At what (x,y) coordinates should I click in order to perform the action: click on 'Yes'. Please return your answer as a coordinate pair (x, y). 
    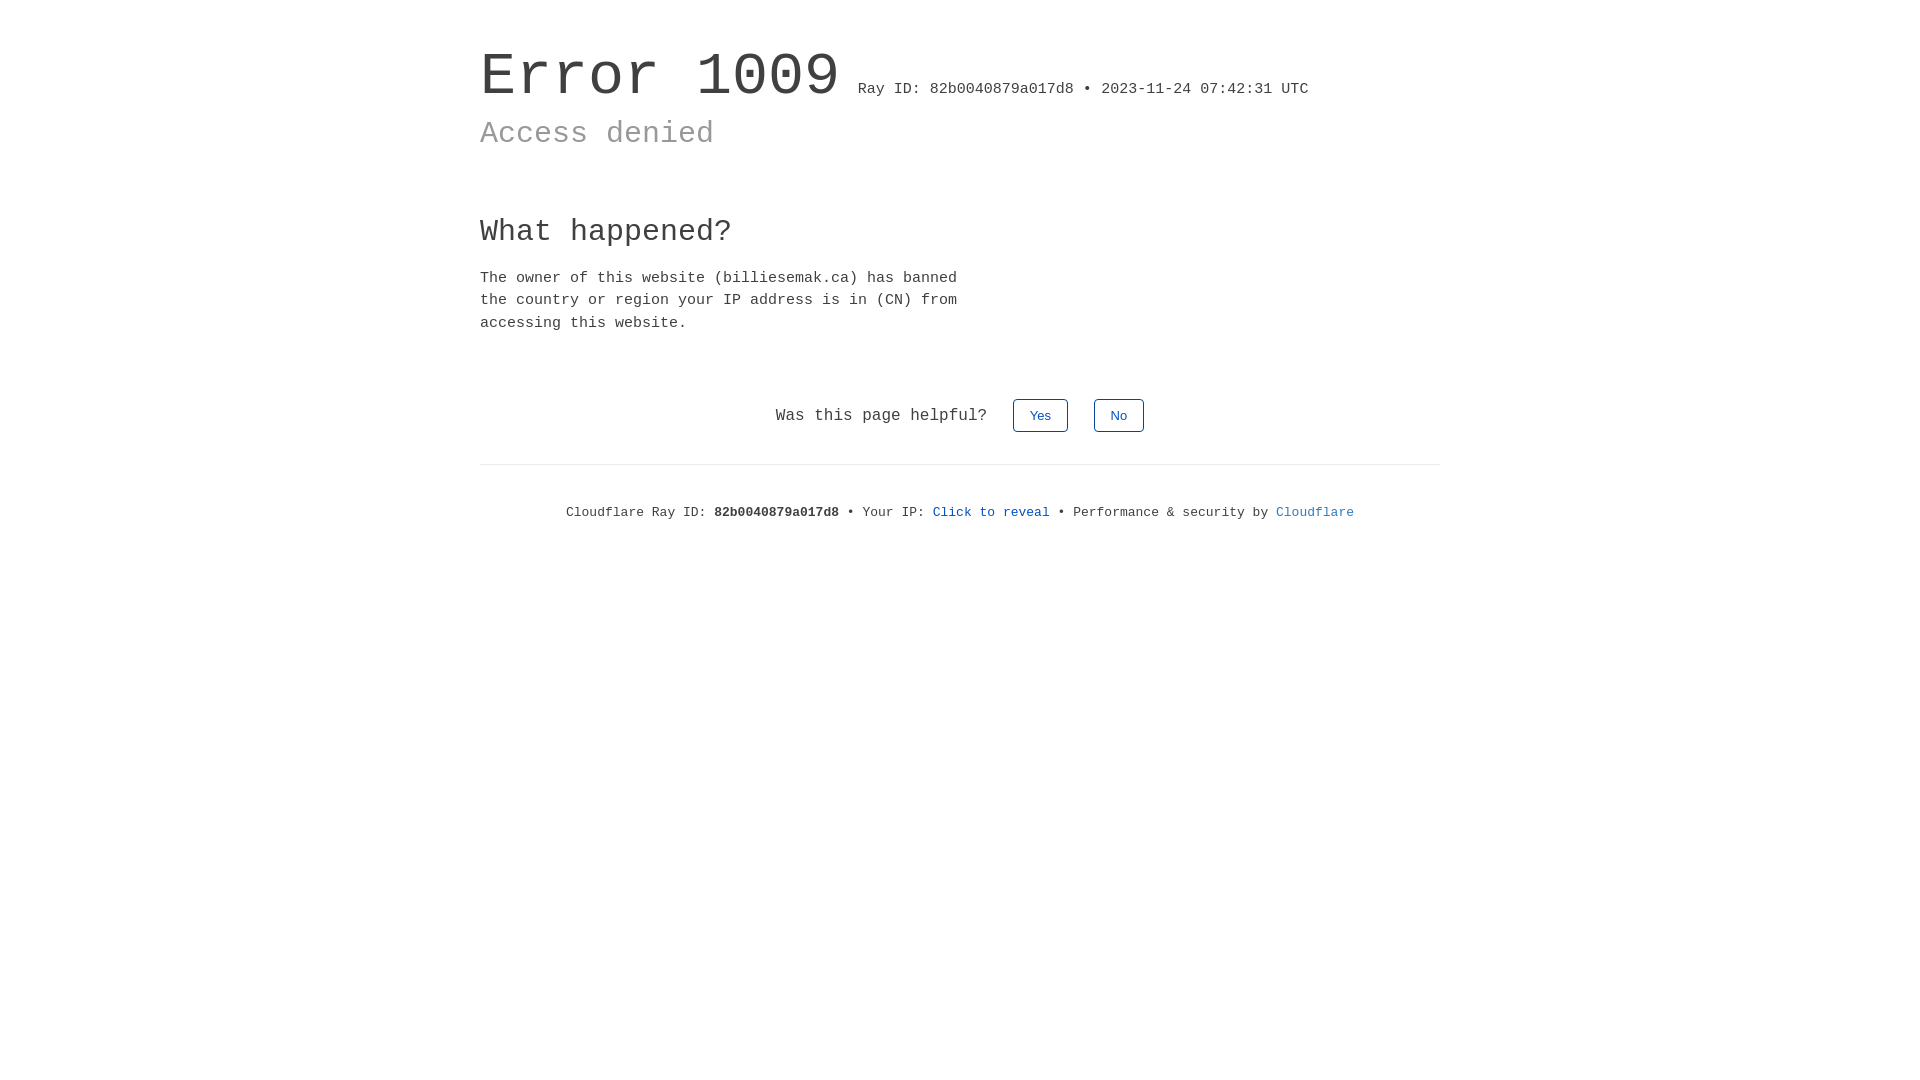
    Looking at the image, I should click on (1040, 414).